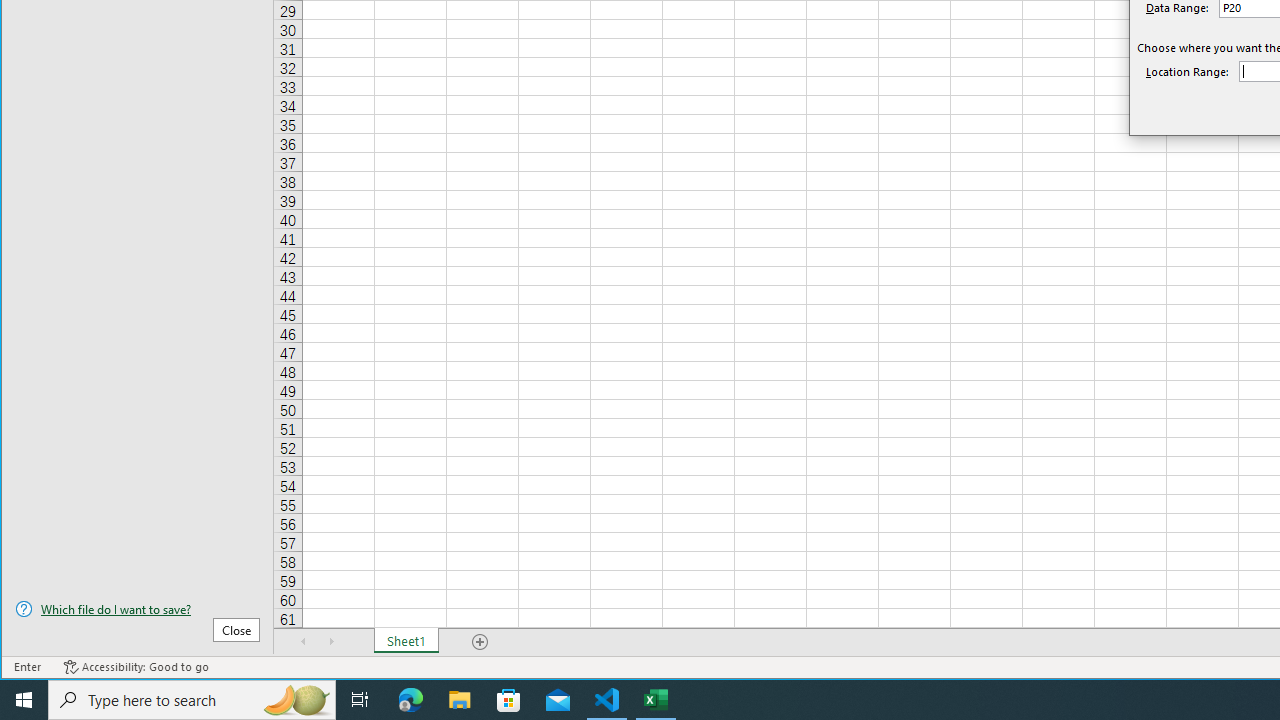 This screenshot has width=1280, height=720. Describe the element at coordinates (656, 698) in the screenshot. I see `'Excel - 1 running window'` at that location.